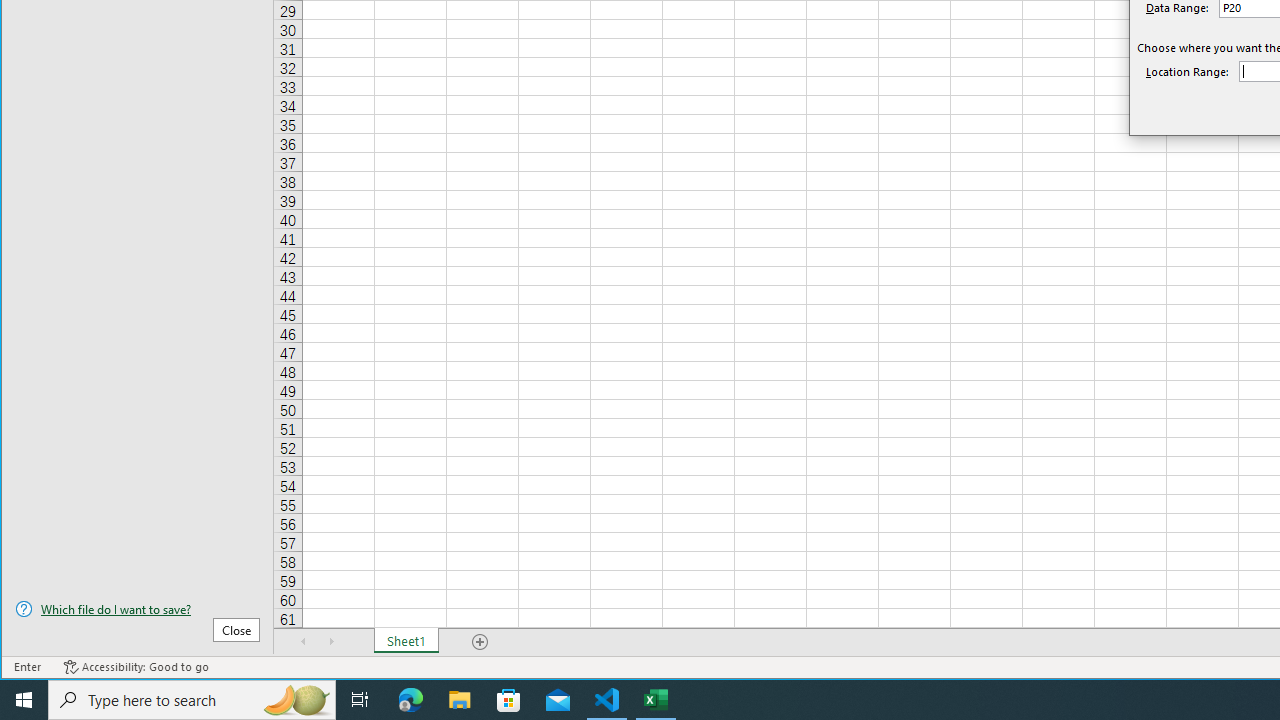 This screenshot has width=1280, height=720. Describe the element at coordinates (656, 698) in the screenshot. I see `'Excel - 1 running window'` at that location.